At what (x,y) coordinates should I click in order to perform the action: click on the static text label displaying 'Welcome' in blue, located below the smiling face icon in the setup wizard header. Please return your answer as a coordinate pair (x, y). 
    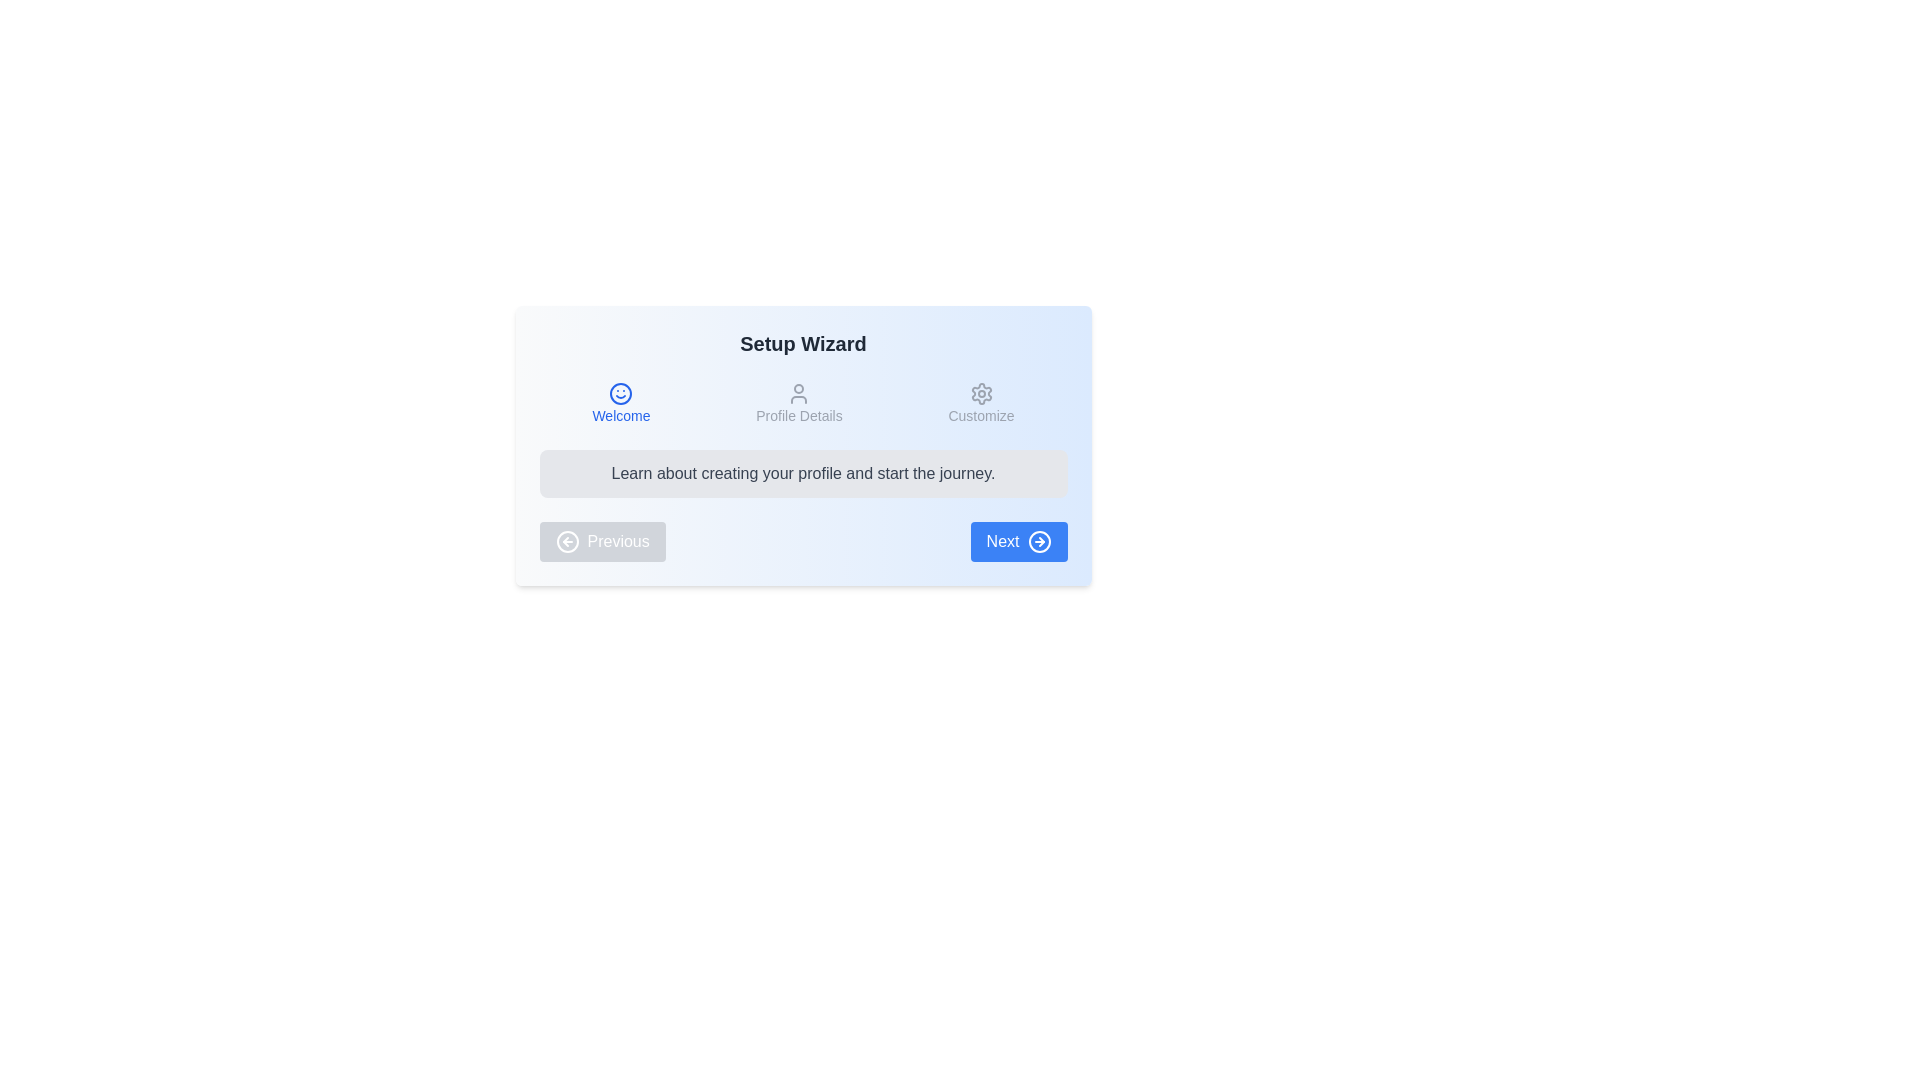
    Looking at the image, I should click on (620, 415).